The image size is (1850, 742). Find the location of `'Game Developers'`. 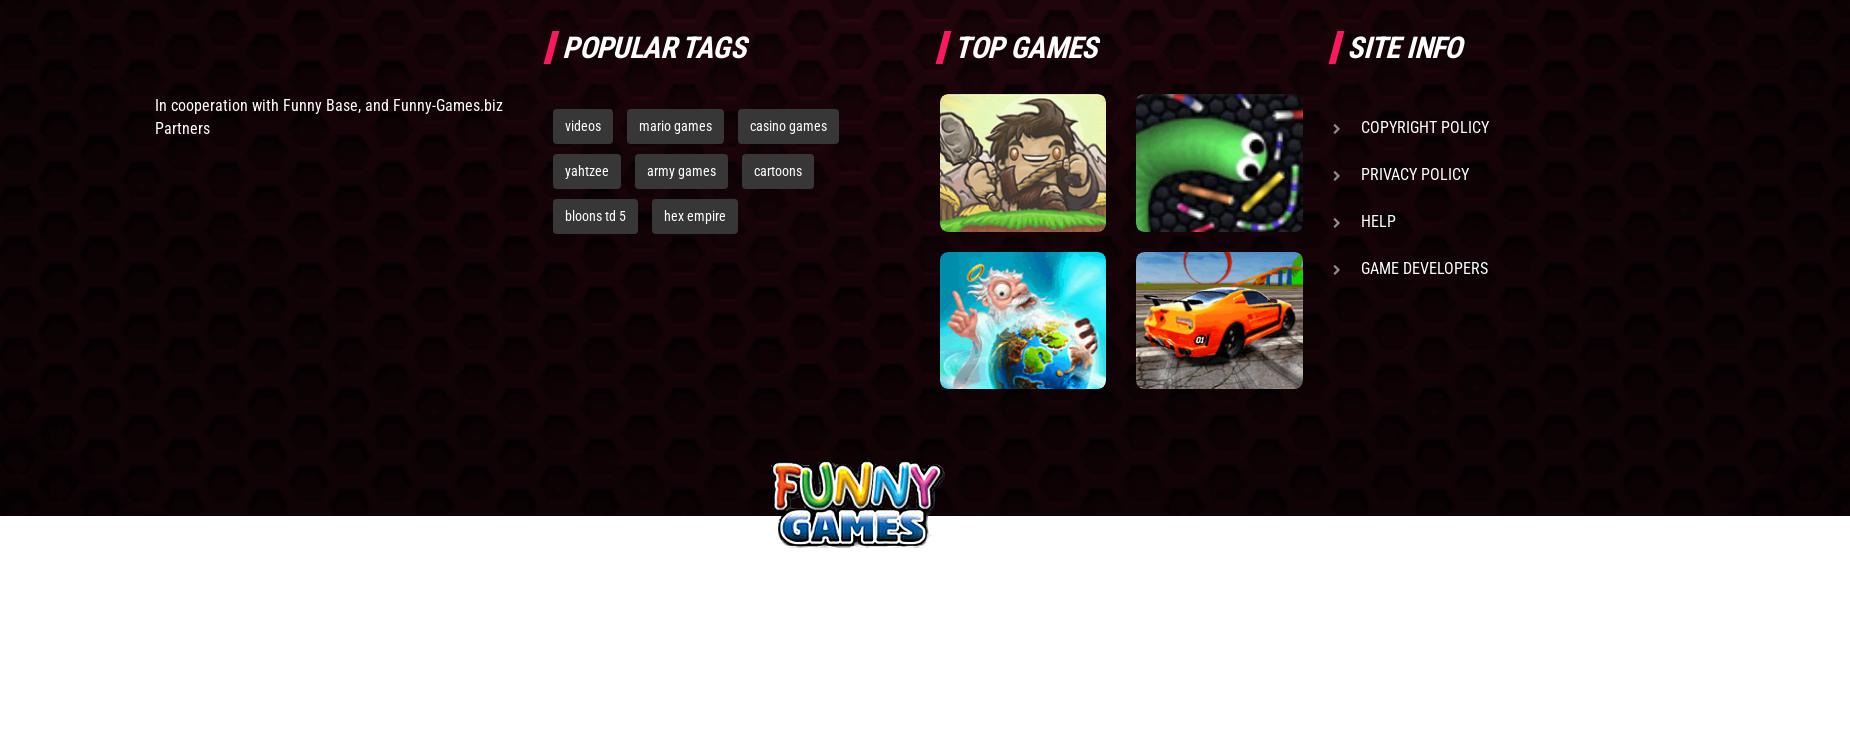

'Game Developers' is located at coordinates (1423, 267).